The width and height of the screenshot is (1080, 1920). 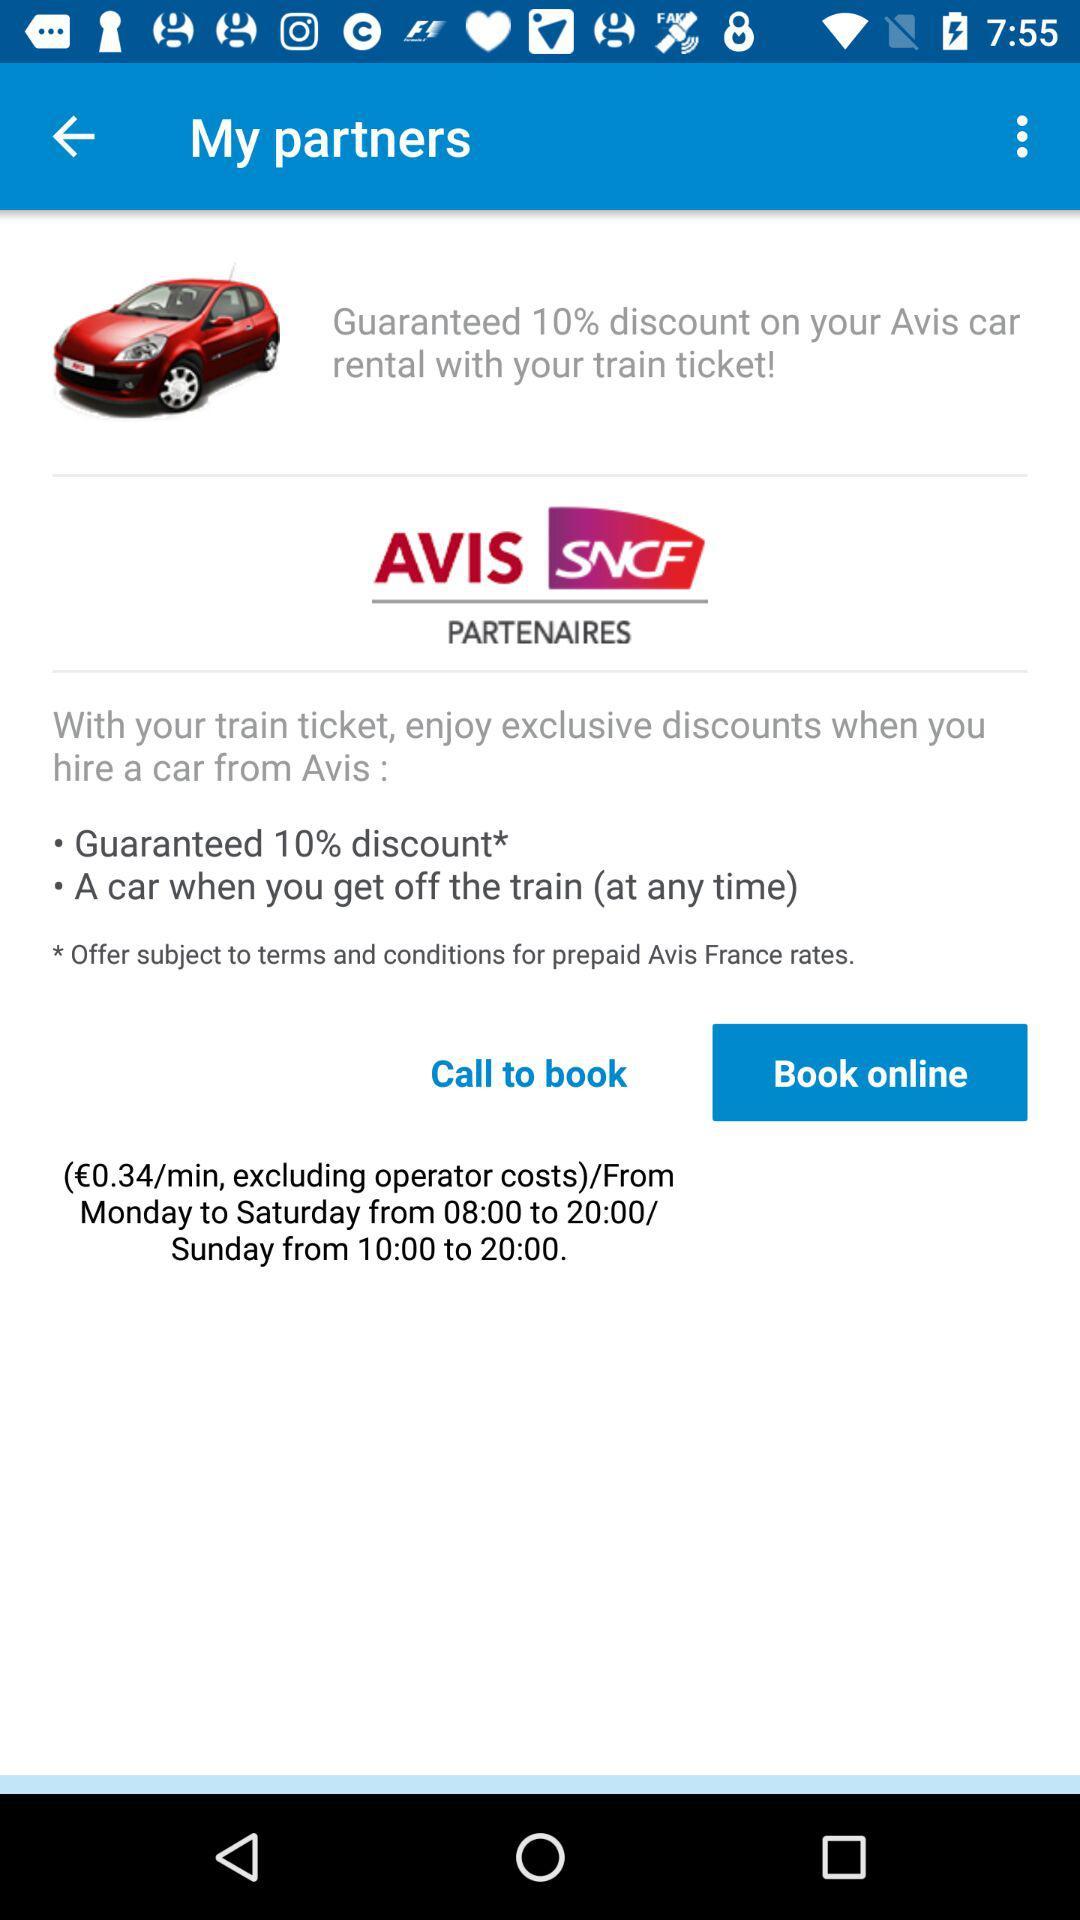 What do you see at coordinates (527, 1071) in the screenshot?
I see `the item above the 0 34 min` at bounding box center [527, 1071].